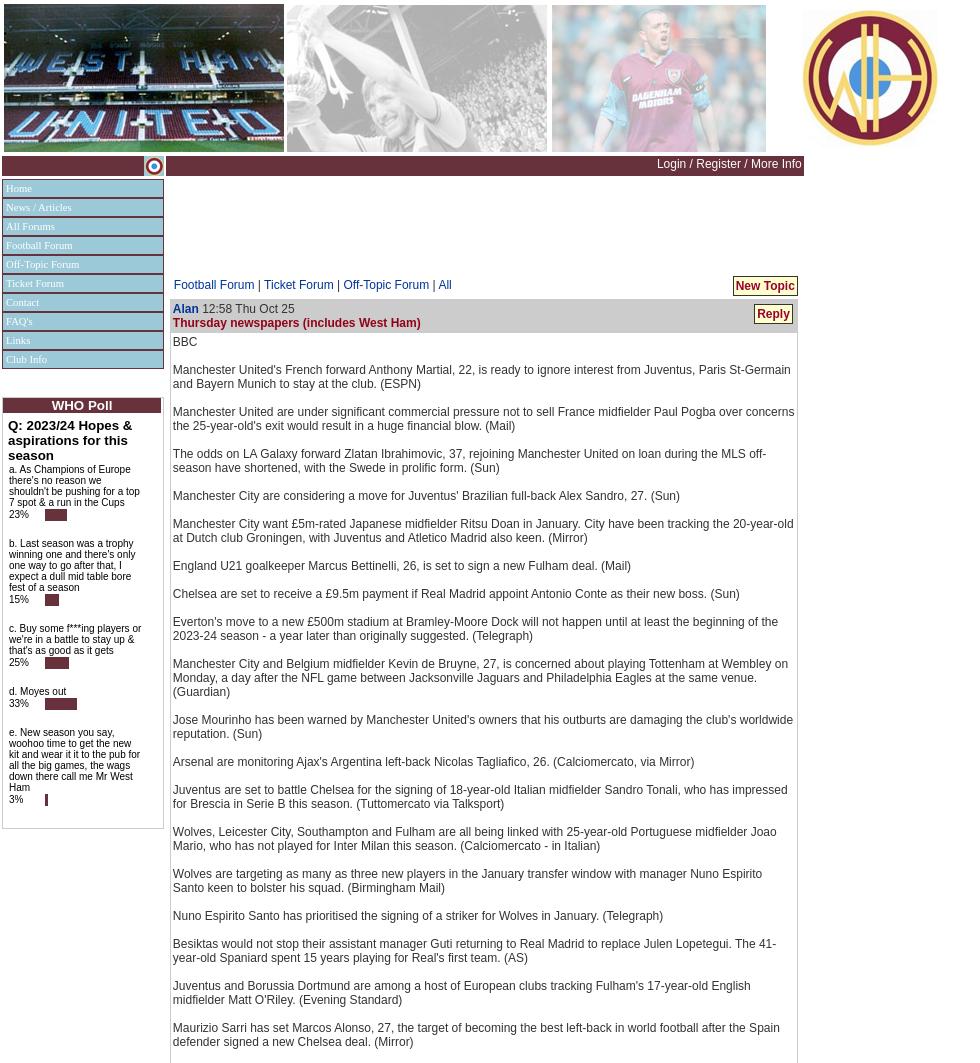 Image resolution: width=980 pixels, height=1063 pixels. I want to click on 'Besiktas would not stop their assistant manager Guti returning to Real Madrid to replace Julen Lopetegui. The 41-year-old Spaniard spent 15 years playing for Real's first team. (AS)', so click(474, 949).